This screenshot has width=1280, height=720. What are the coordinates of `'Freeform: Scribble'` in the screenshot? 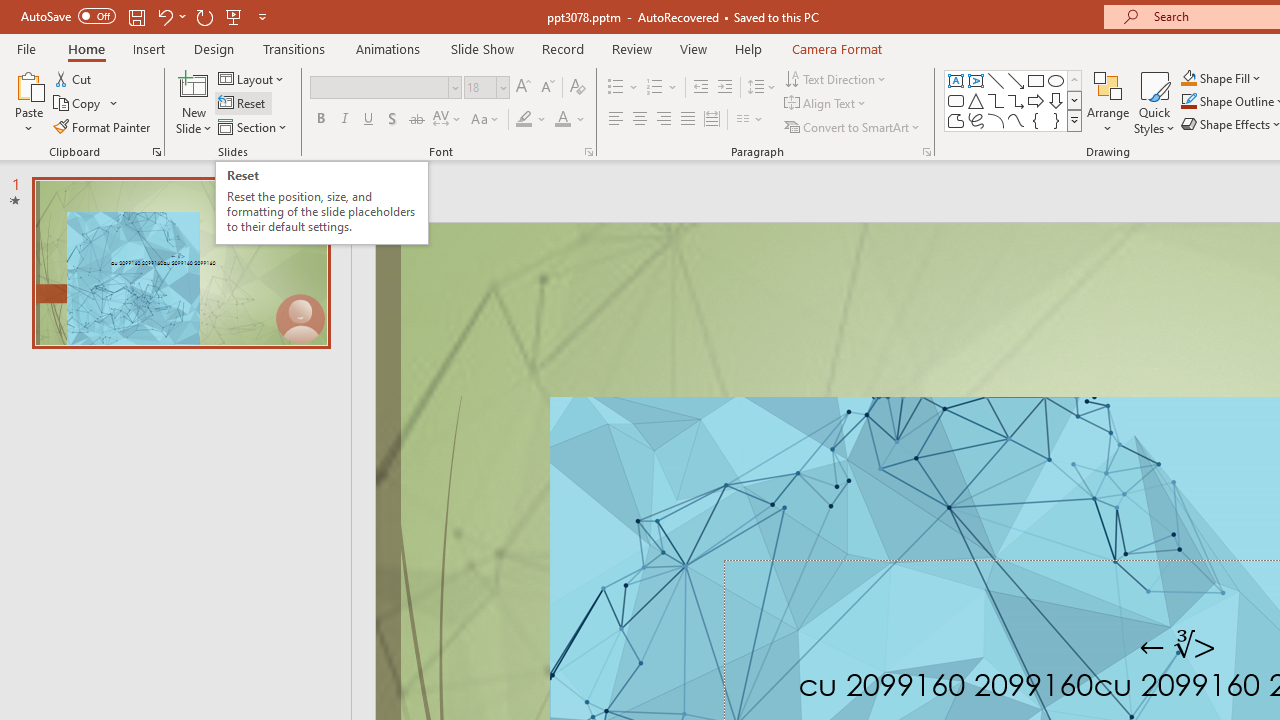 It's located at (976, 120).